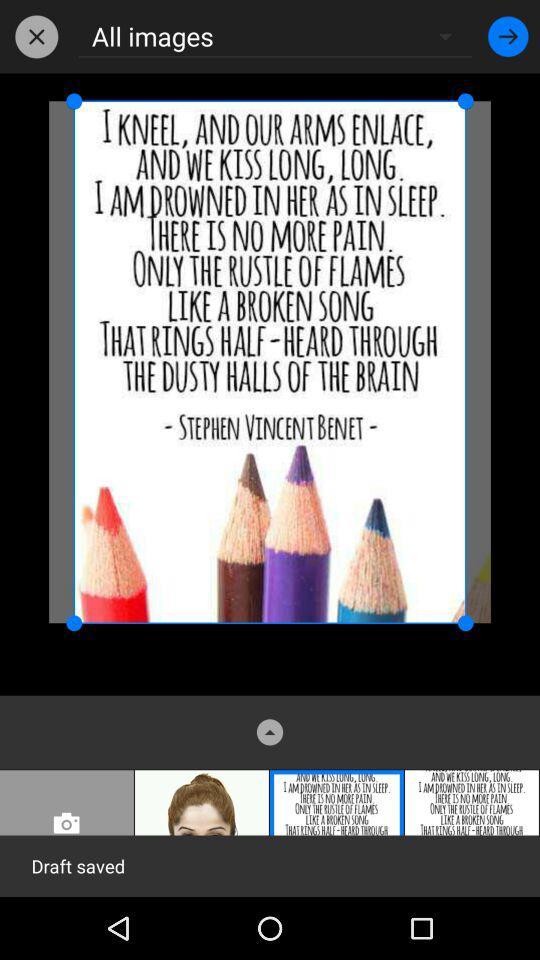 Image resolution: width=540 pixels, height=960 pixels. Describe the element at coordinates (508, 35) in the screenshot. I see `item next to all images` at that location.